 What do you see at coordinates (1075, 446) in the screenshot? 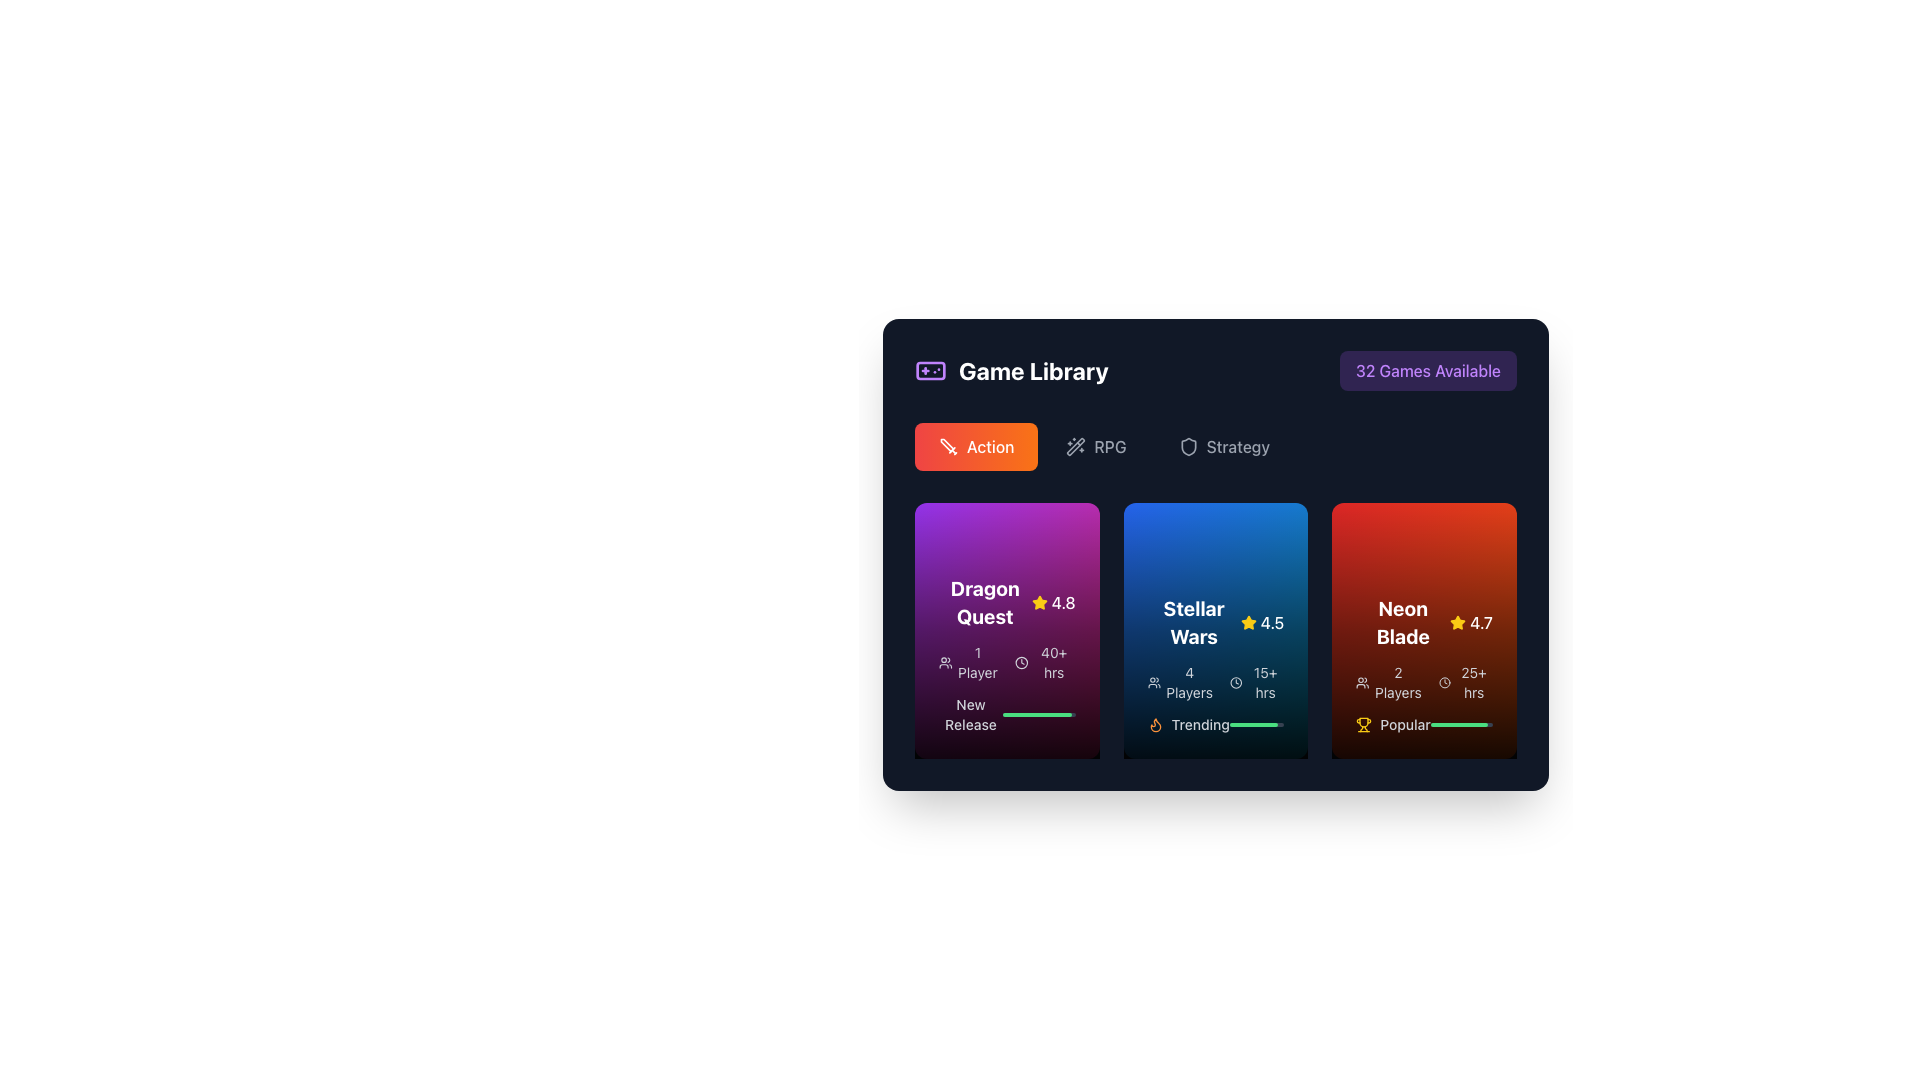
I see `the RPG genre icon, which is a visual representation located to the left of the text 'RPG' in the header row of game genres` at bounding box center [1075, 446].